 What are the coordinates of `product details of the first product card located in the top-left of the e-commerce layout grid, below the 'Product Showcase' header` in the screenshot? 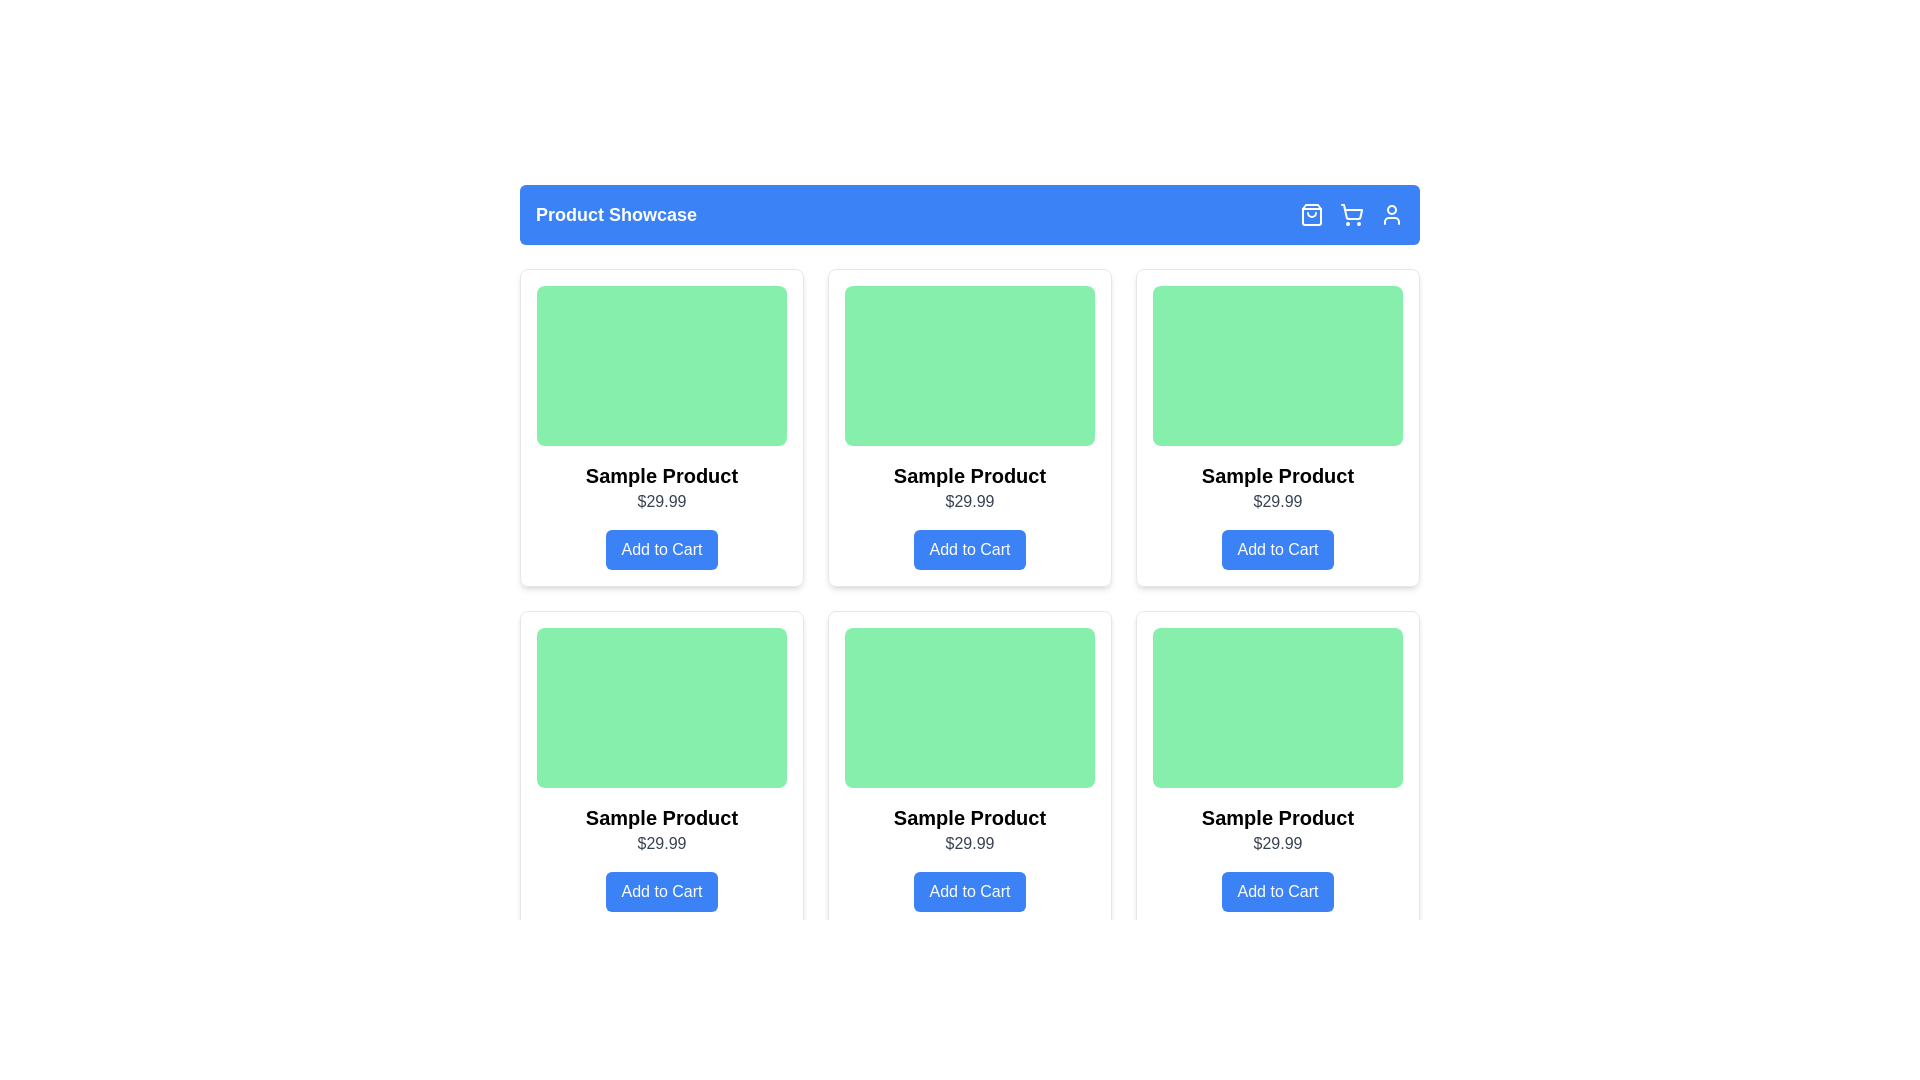 It's located at (662, 427).